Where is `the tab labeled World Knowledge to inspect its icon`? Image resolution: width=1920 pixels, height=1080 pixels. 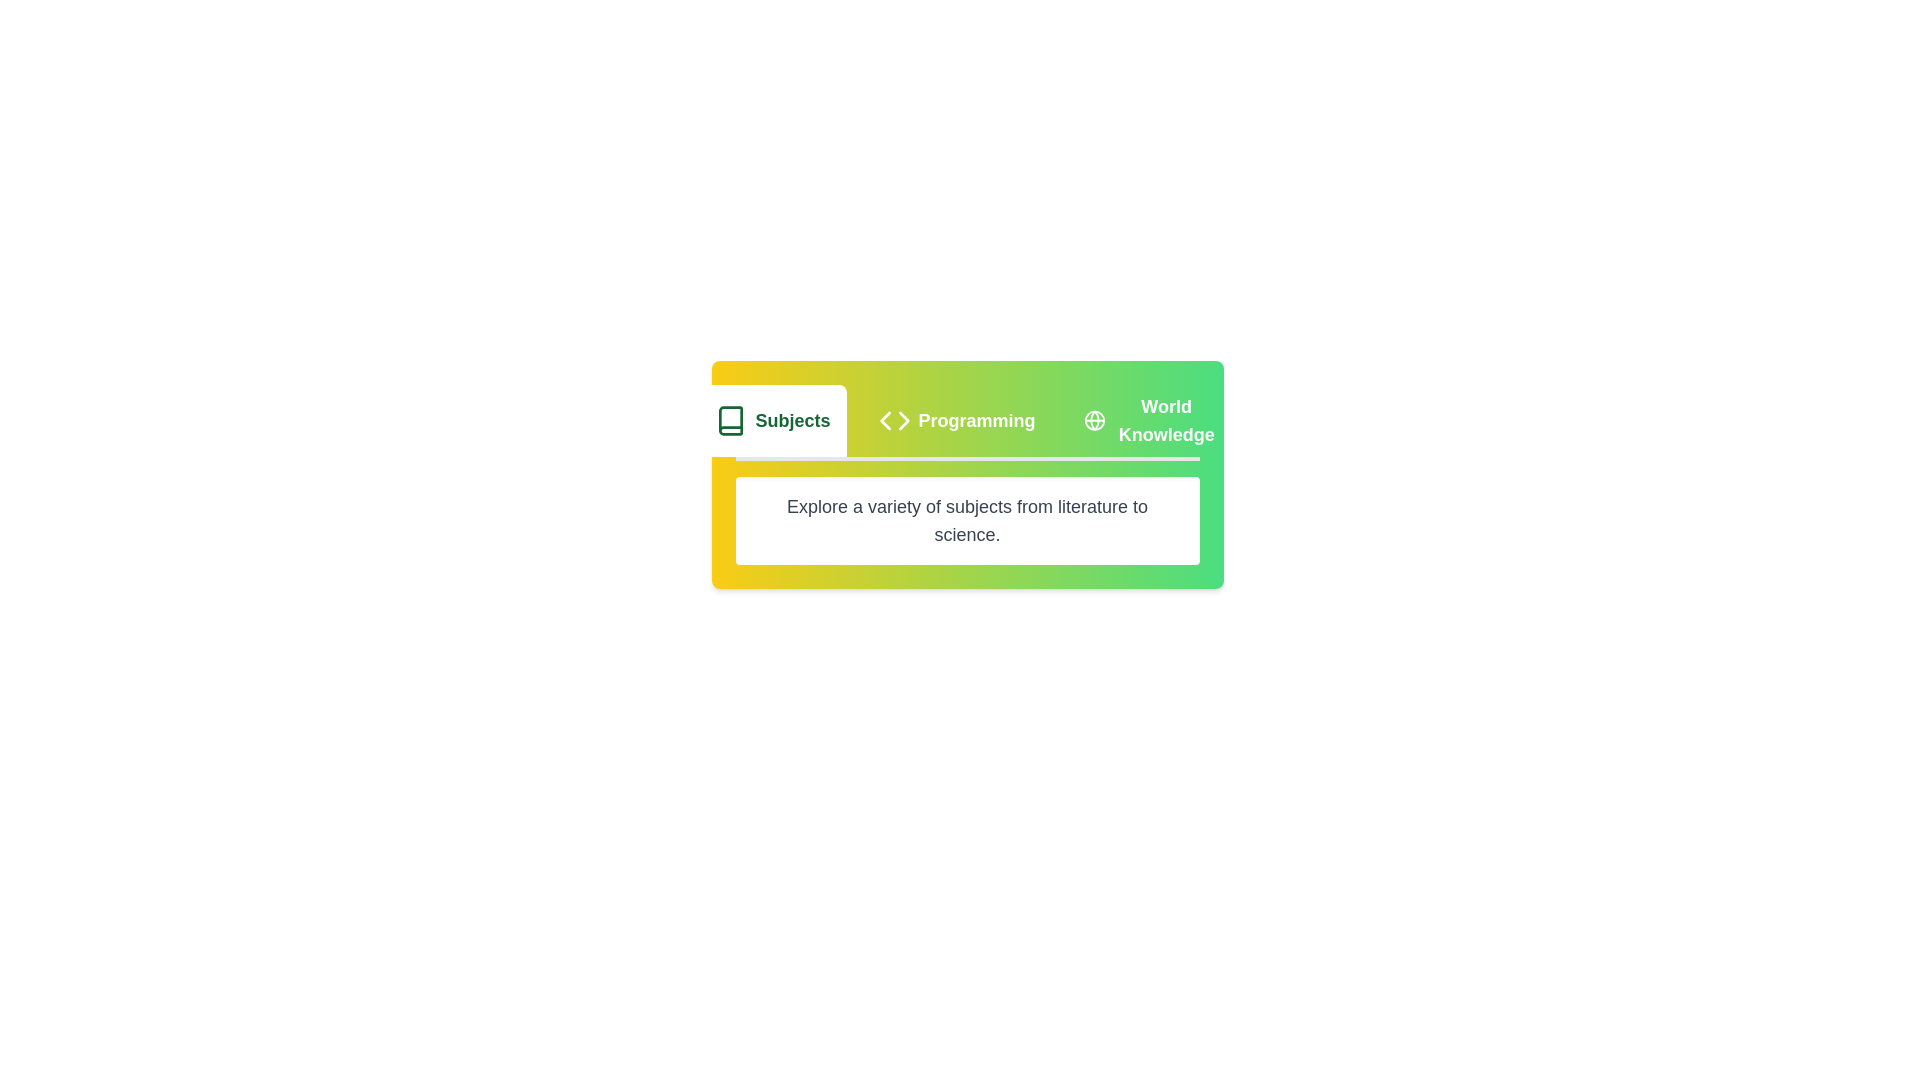
the tab labeled World Knowledge to inspect its icon is located at coordinates (1151, 419).